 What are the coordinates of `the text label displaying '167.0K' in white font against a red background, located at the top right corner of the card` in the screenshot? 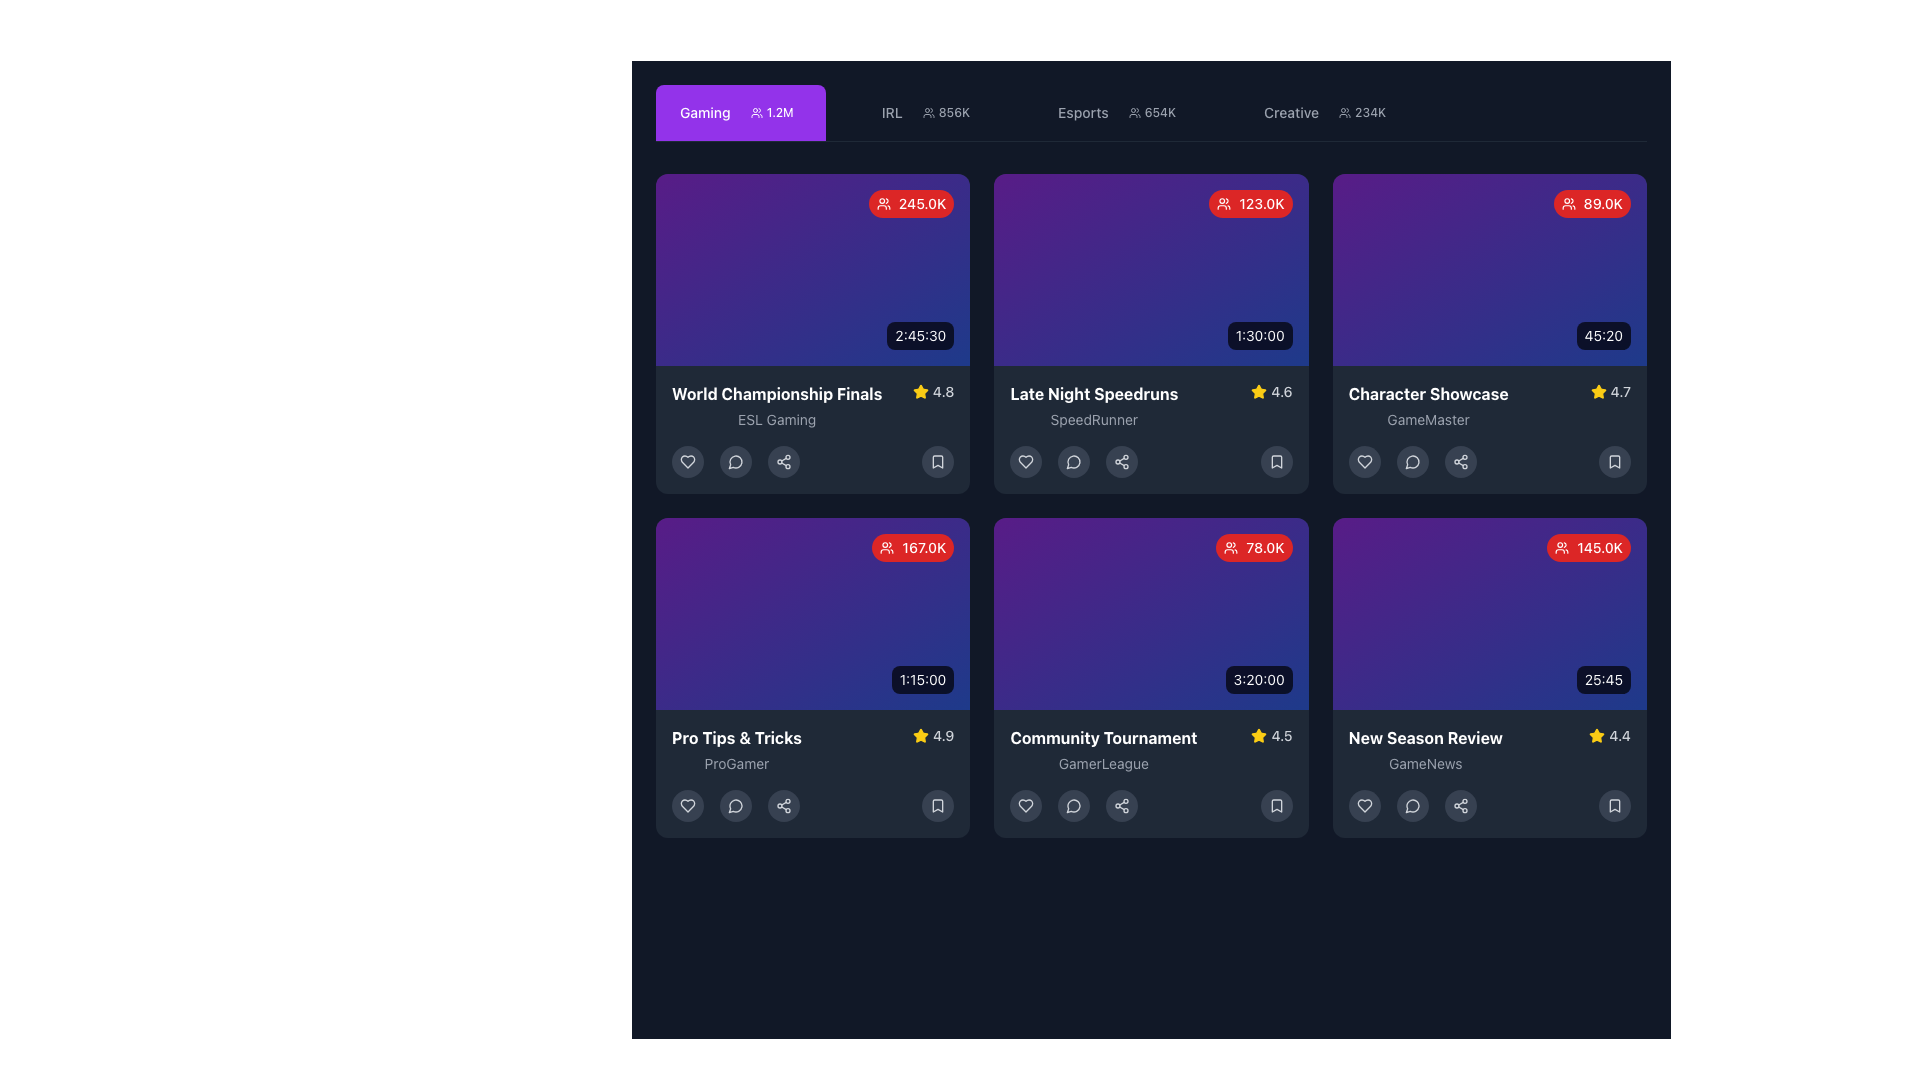 It's located at (923, 547).